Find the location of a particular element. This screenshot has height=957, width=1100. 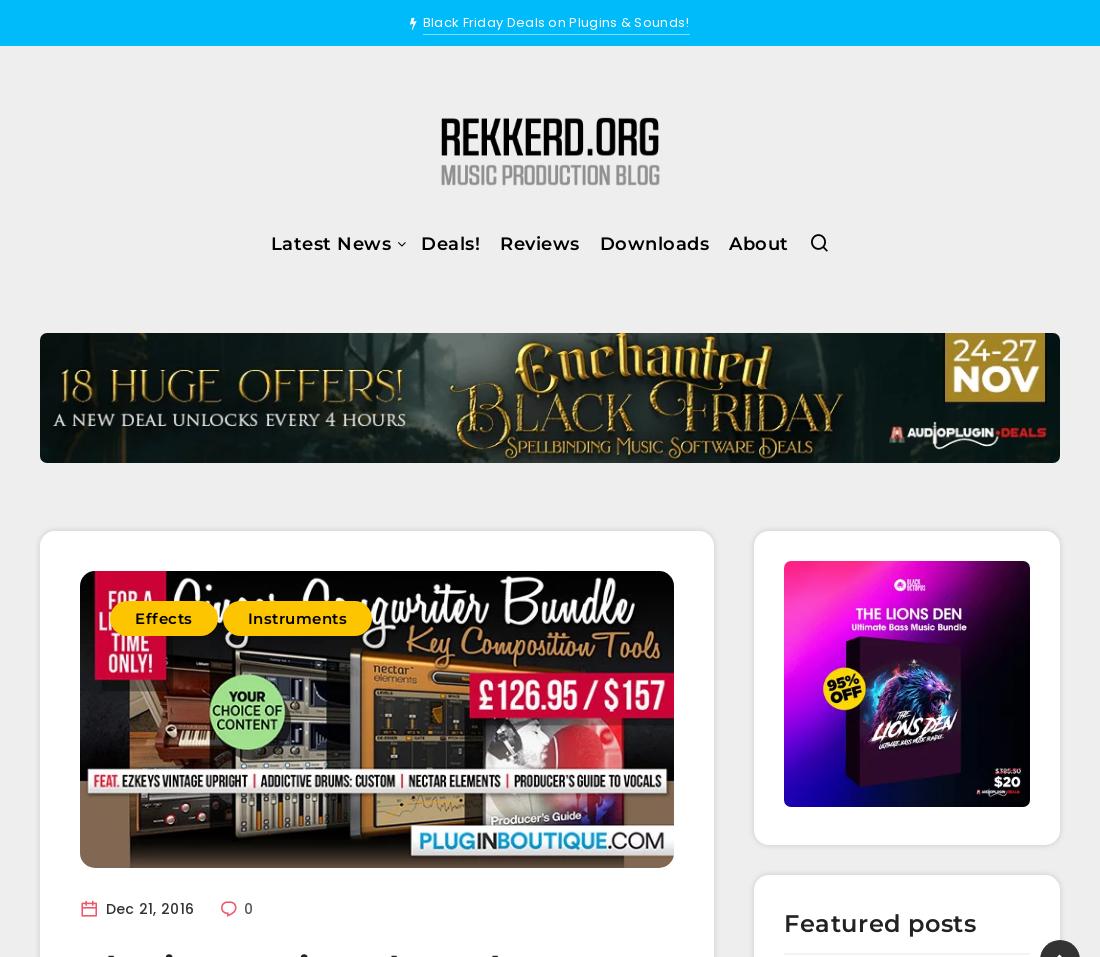

'Other News' is located at coordinates (226, 502).